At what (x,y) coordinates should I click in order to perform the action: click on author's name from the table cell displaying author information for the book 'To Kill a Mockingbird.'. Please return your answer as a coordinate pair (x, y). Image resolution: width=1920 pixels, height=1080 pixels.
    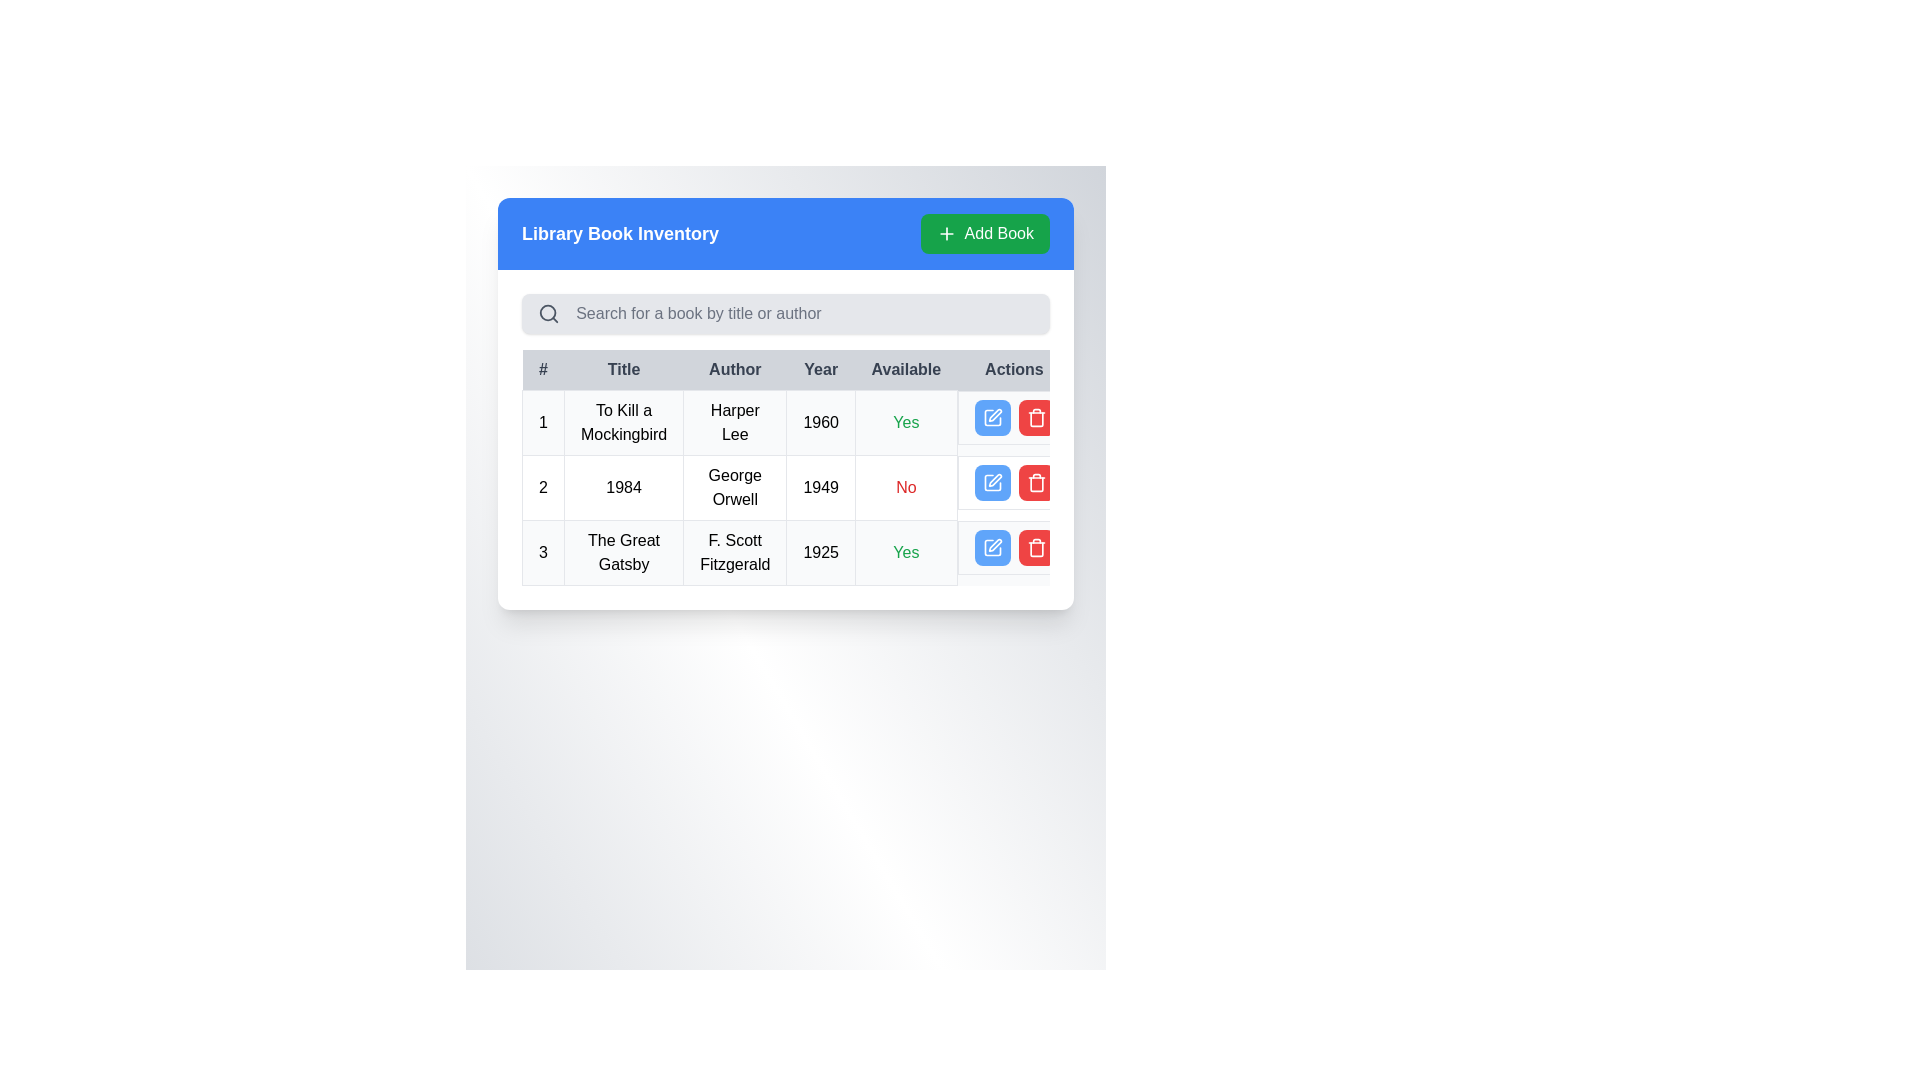
    Looking at the image, I should click on (734, 422).